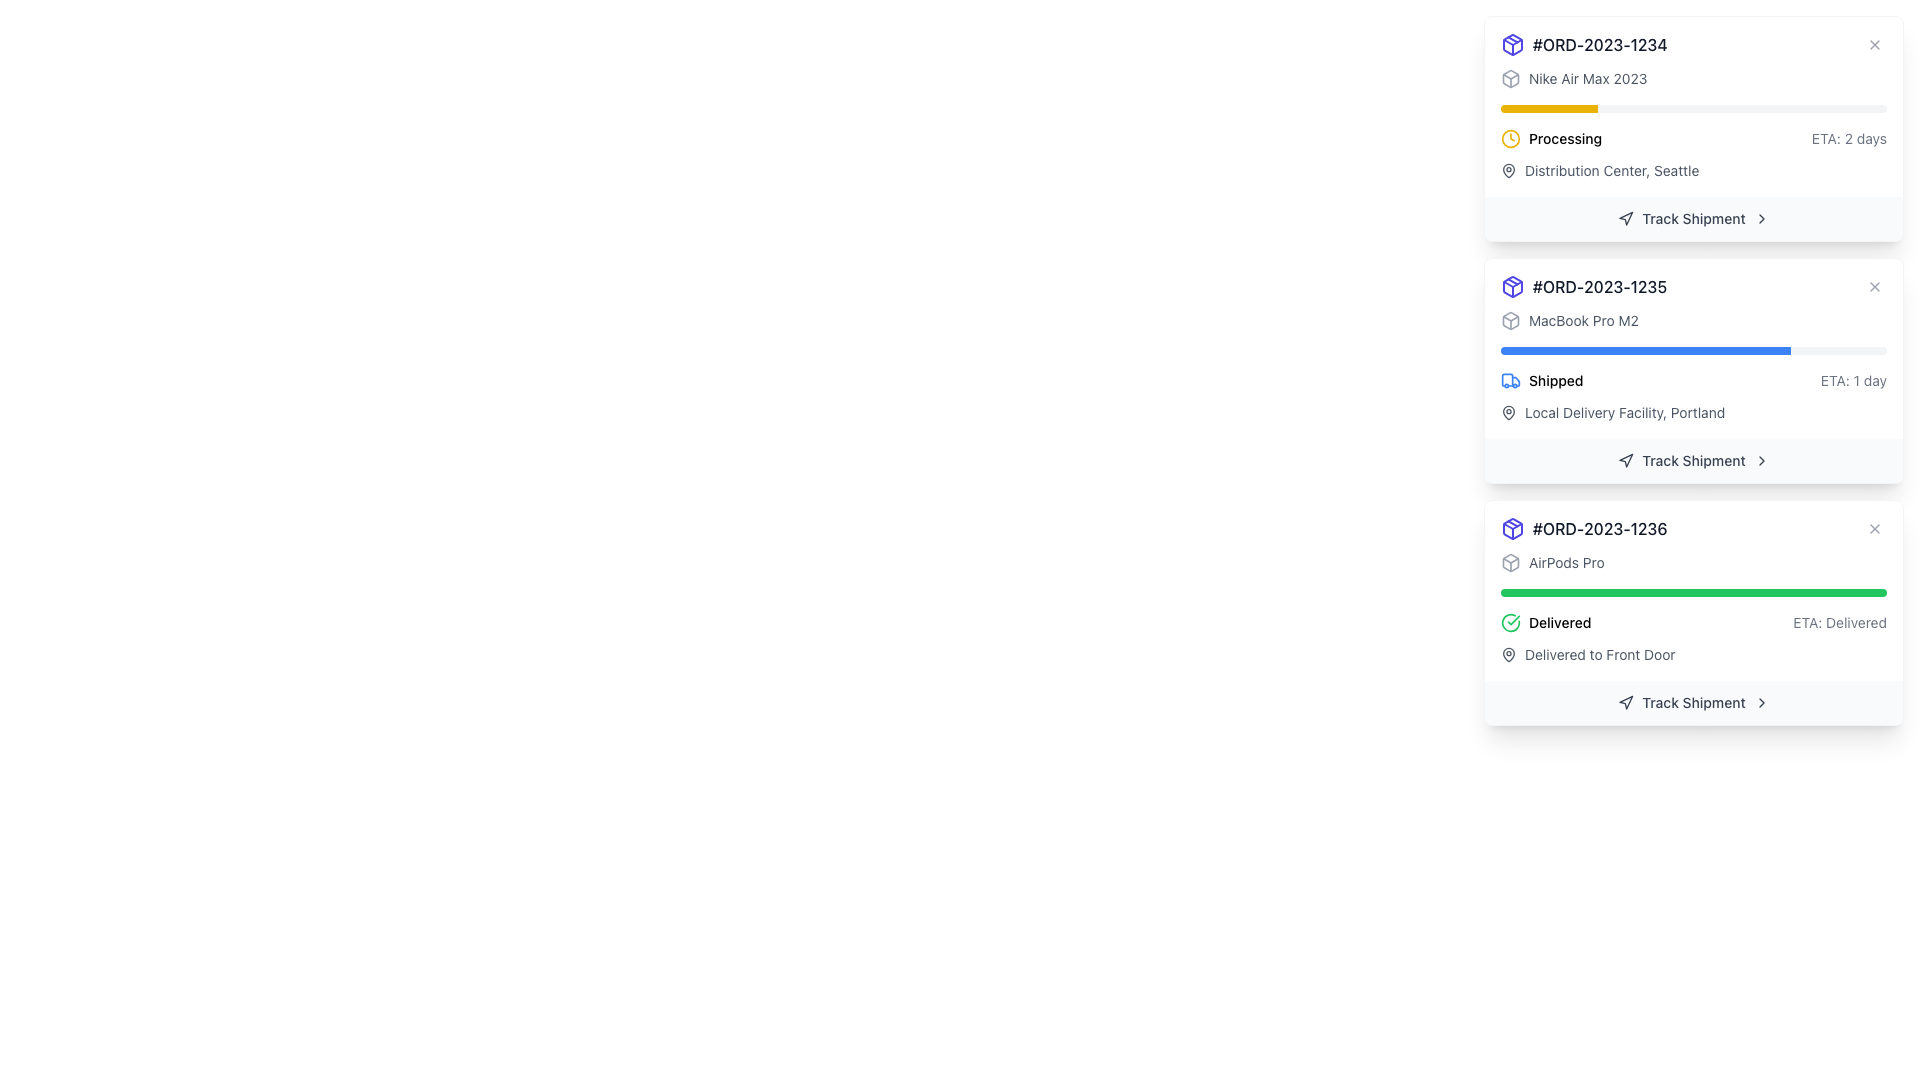 Image resolution: width=1920 pixels, height=1080 pixels. What do you see at coordinates (1600, 655) in the screenshot?
I see `informational text 'Delivered to Front Door' which is styled in a small, gray font located in the bottommost card of the displayed list, beneath the 'Delivered' status and aligned to the left of the 'Track Shipment' button` at bounding box center [1600, 655].